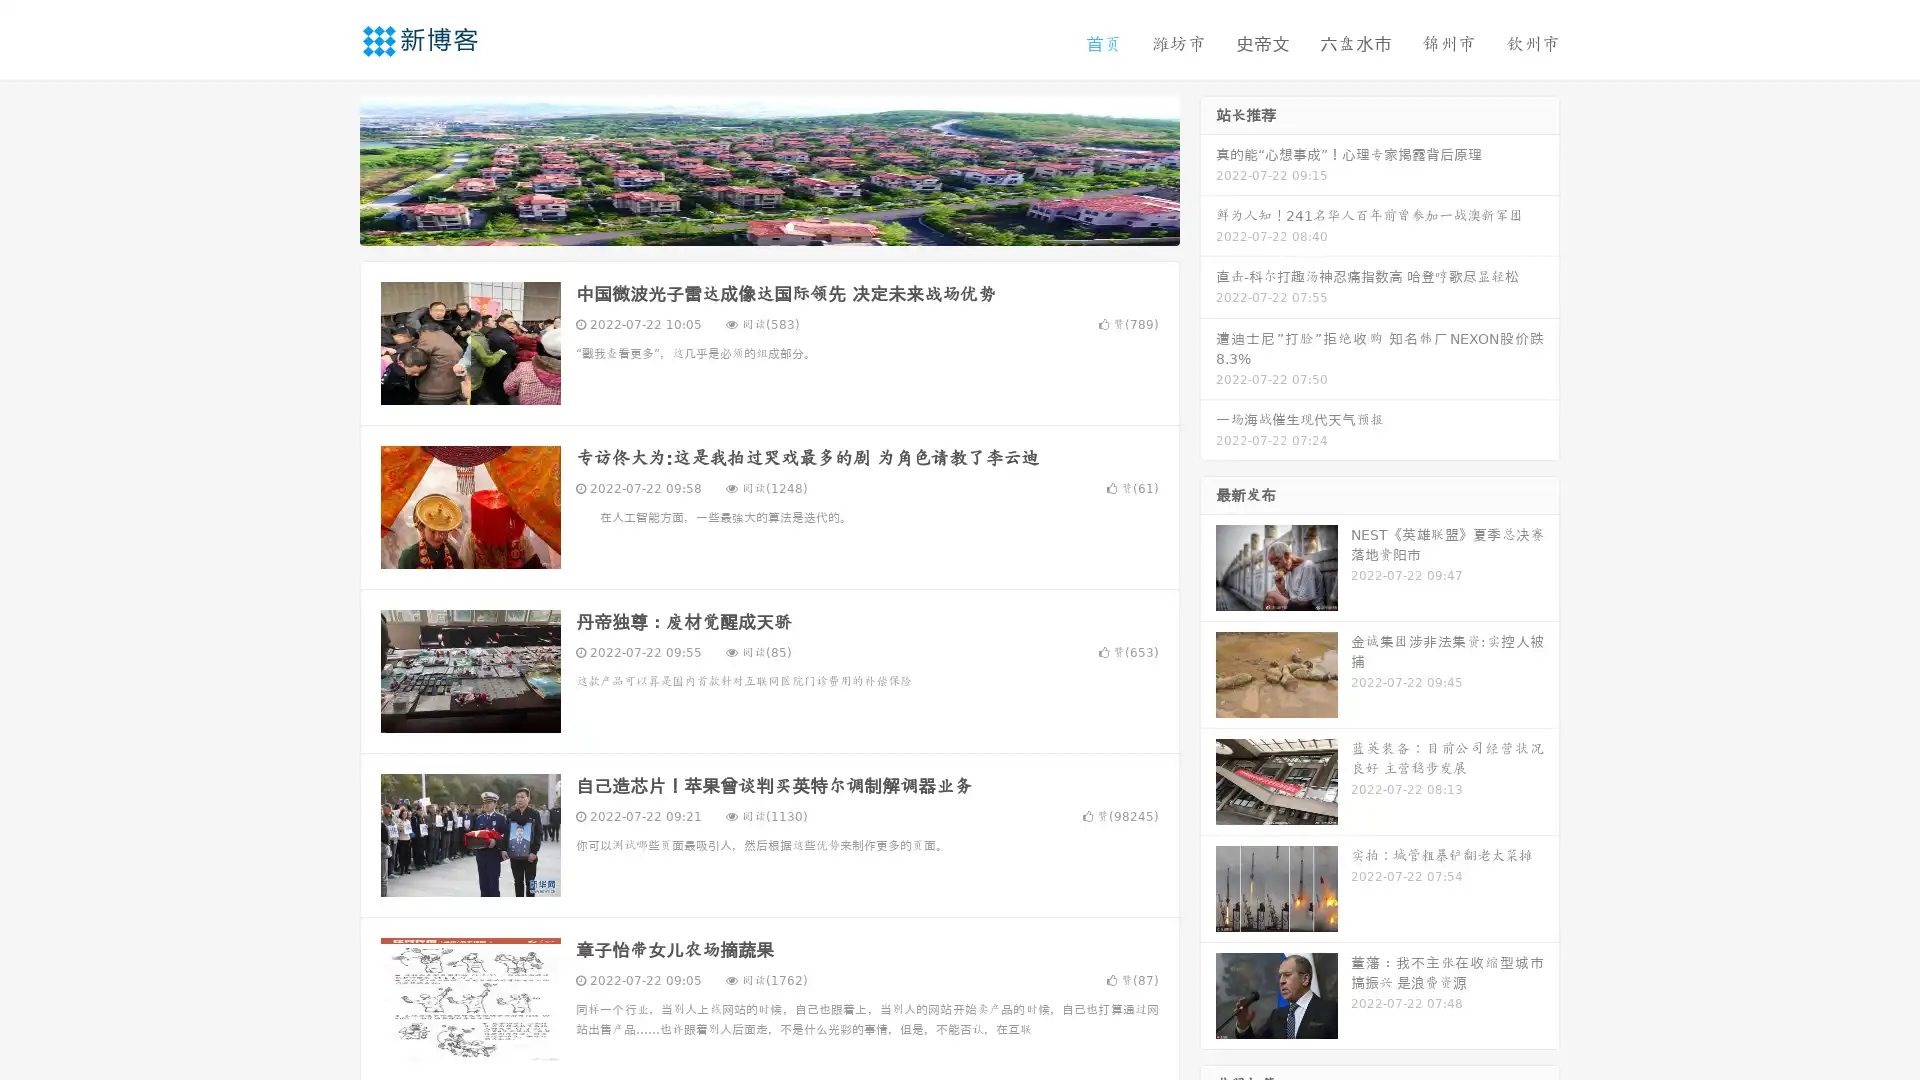 The image size is (1920, 1080). Describe the element at coordinates (789, 225) in the screenshot. I see `Go to slide 3` at that location.